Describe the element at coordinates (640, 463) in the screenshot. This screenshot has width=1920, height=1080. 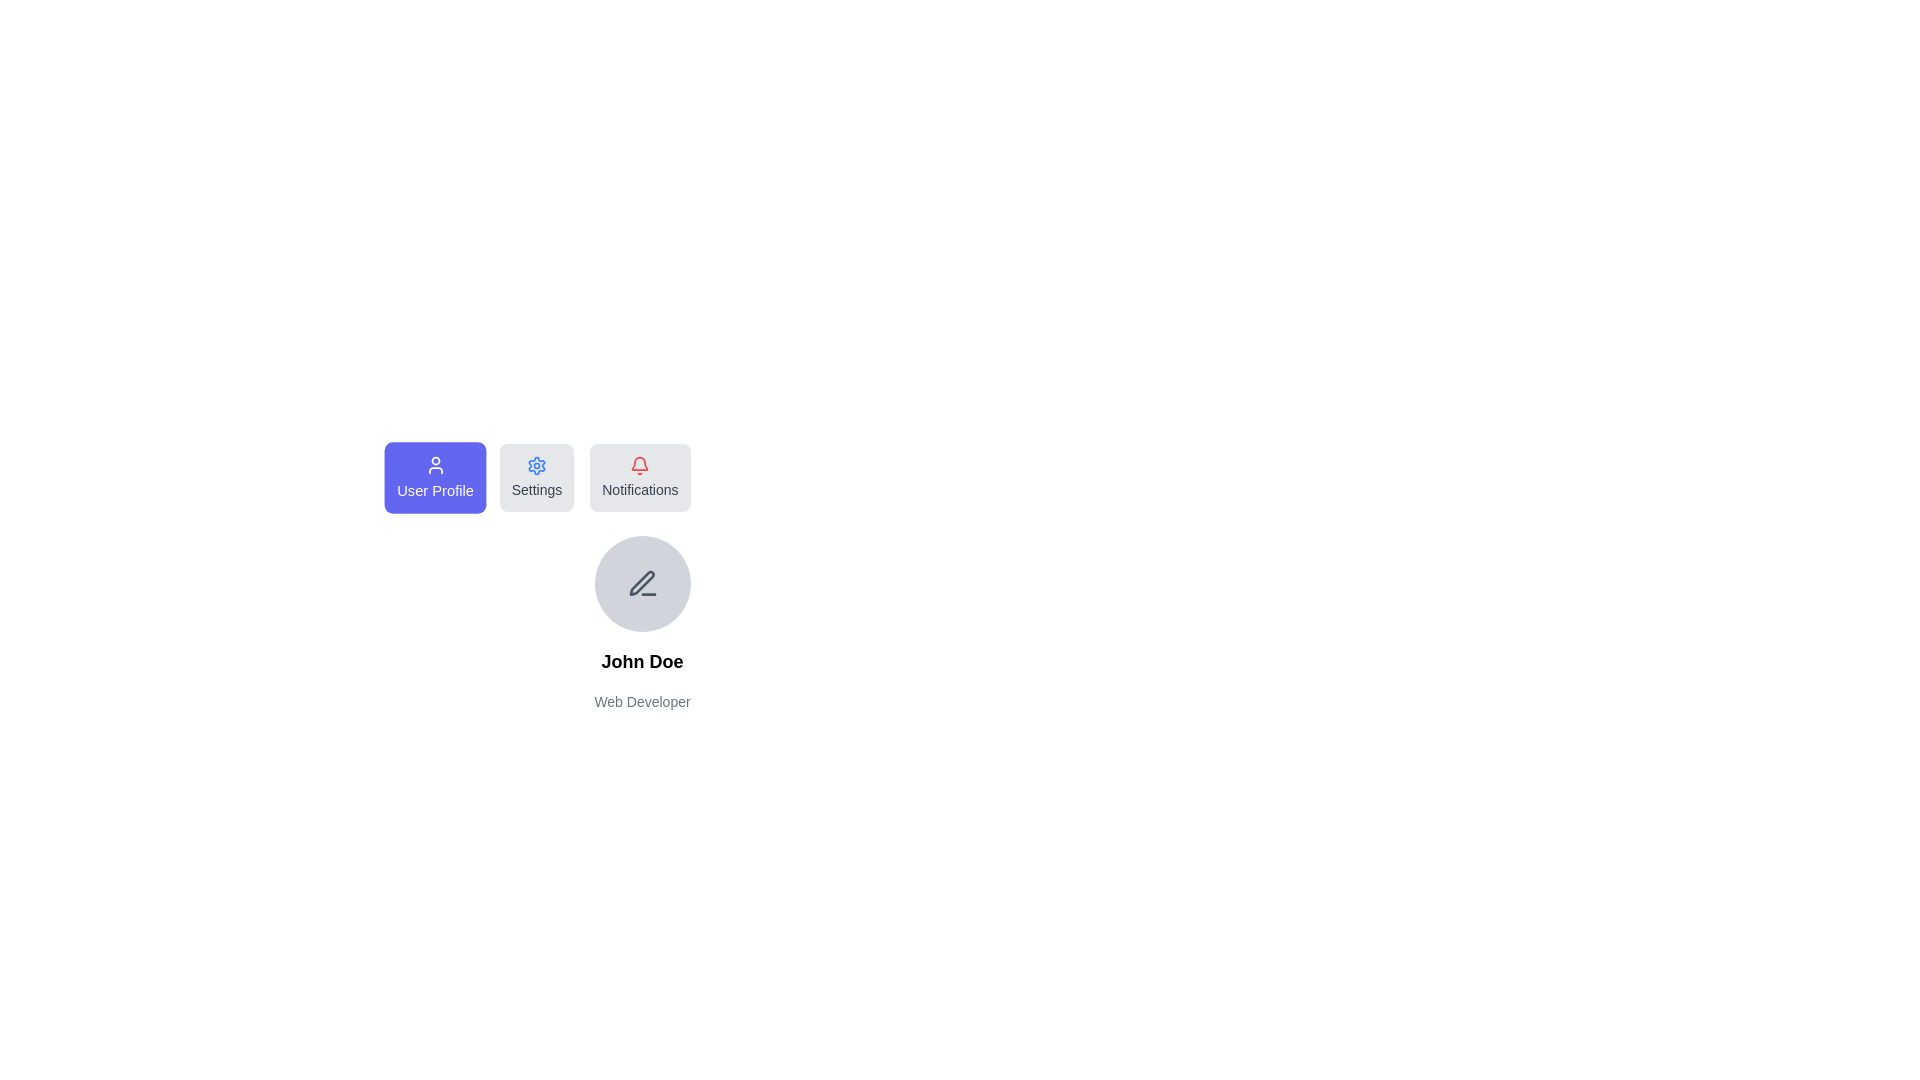
I see `the decorative bell icon, which is positioned as the last icon in a row of three buttons labeled 'User Profile', 'Settings', and 'Notifications'` at that location.